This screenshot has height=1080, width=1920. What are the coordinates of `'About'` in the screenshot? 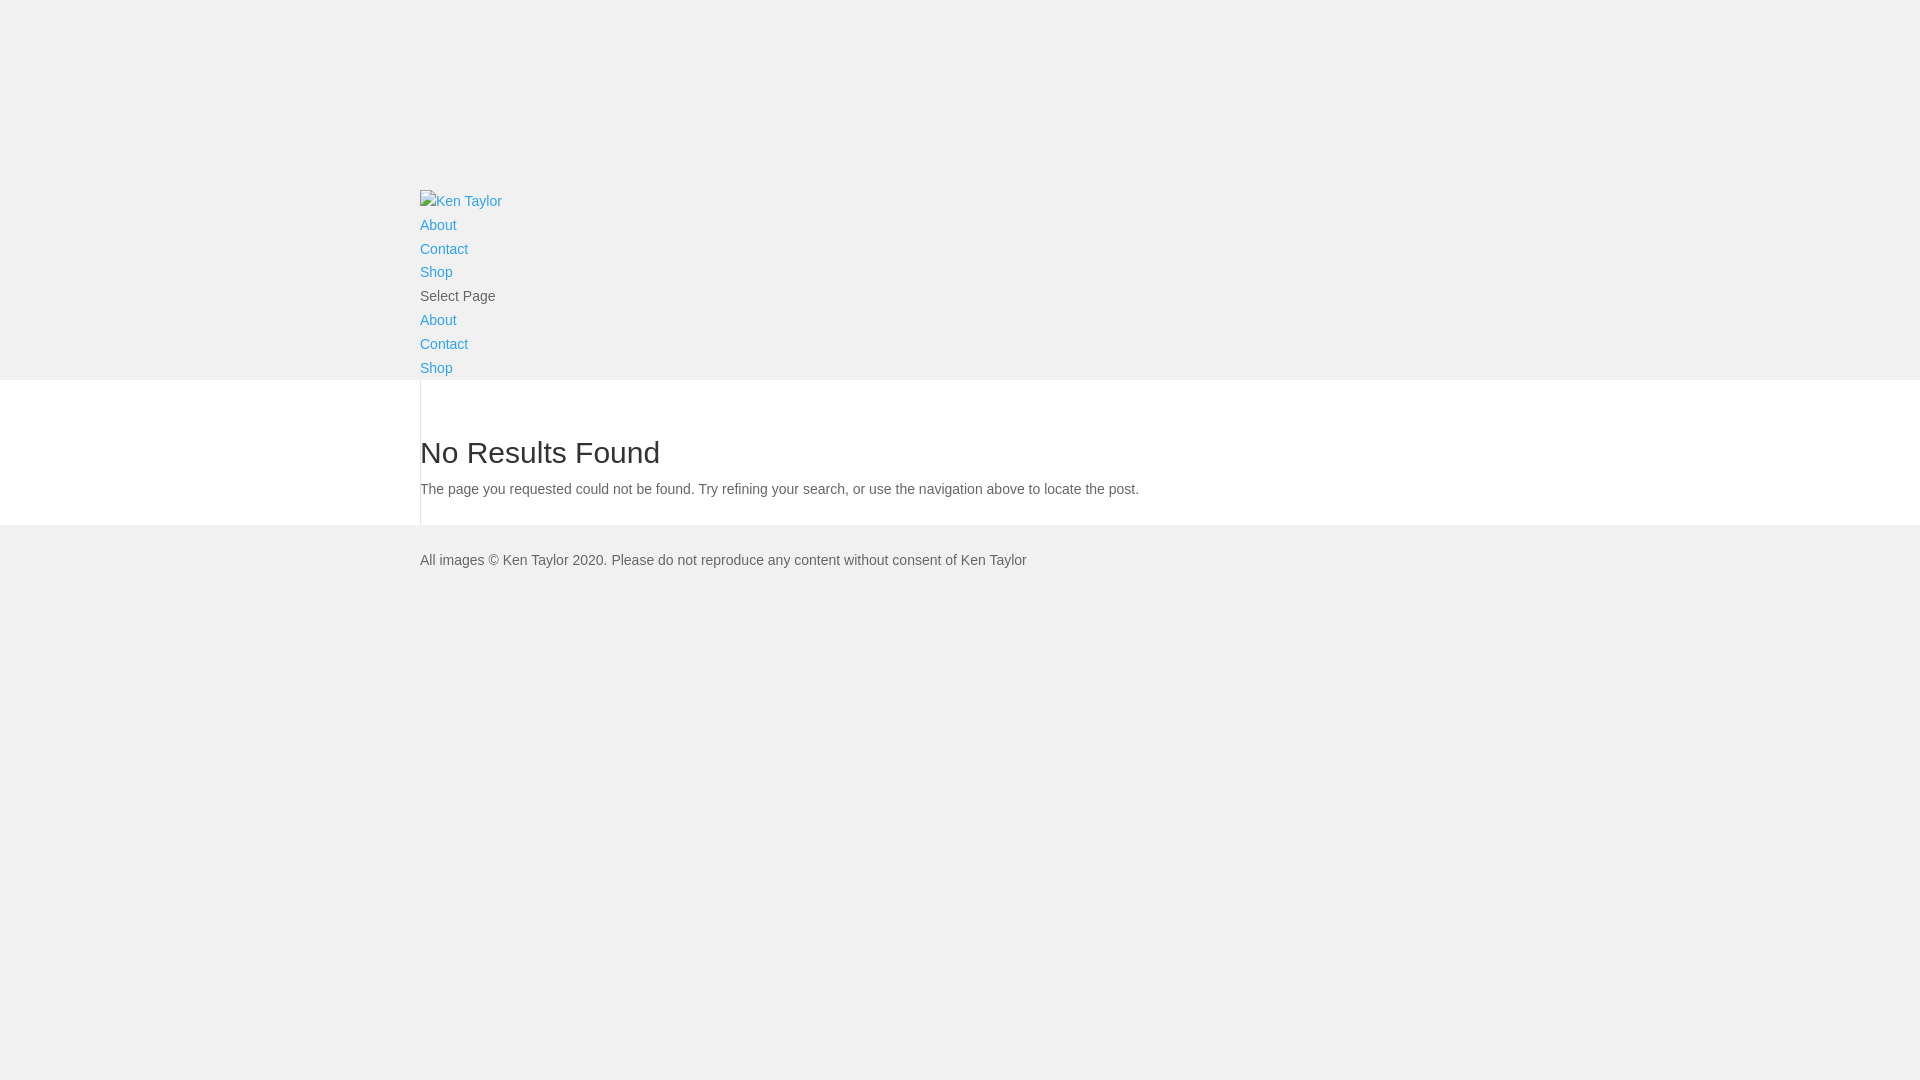 It's located at (437, 319).